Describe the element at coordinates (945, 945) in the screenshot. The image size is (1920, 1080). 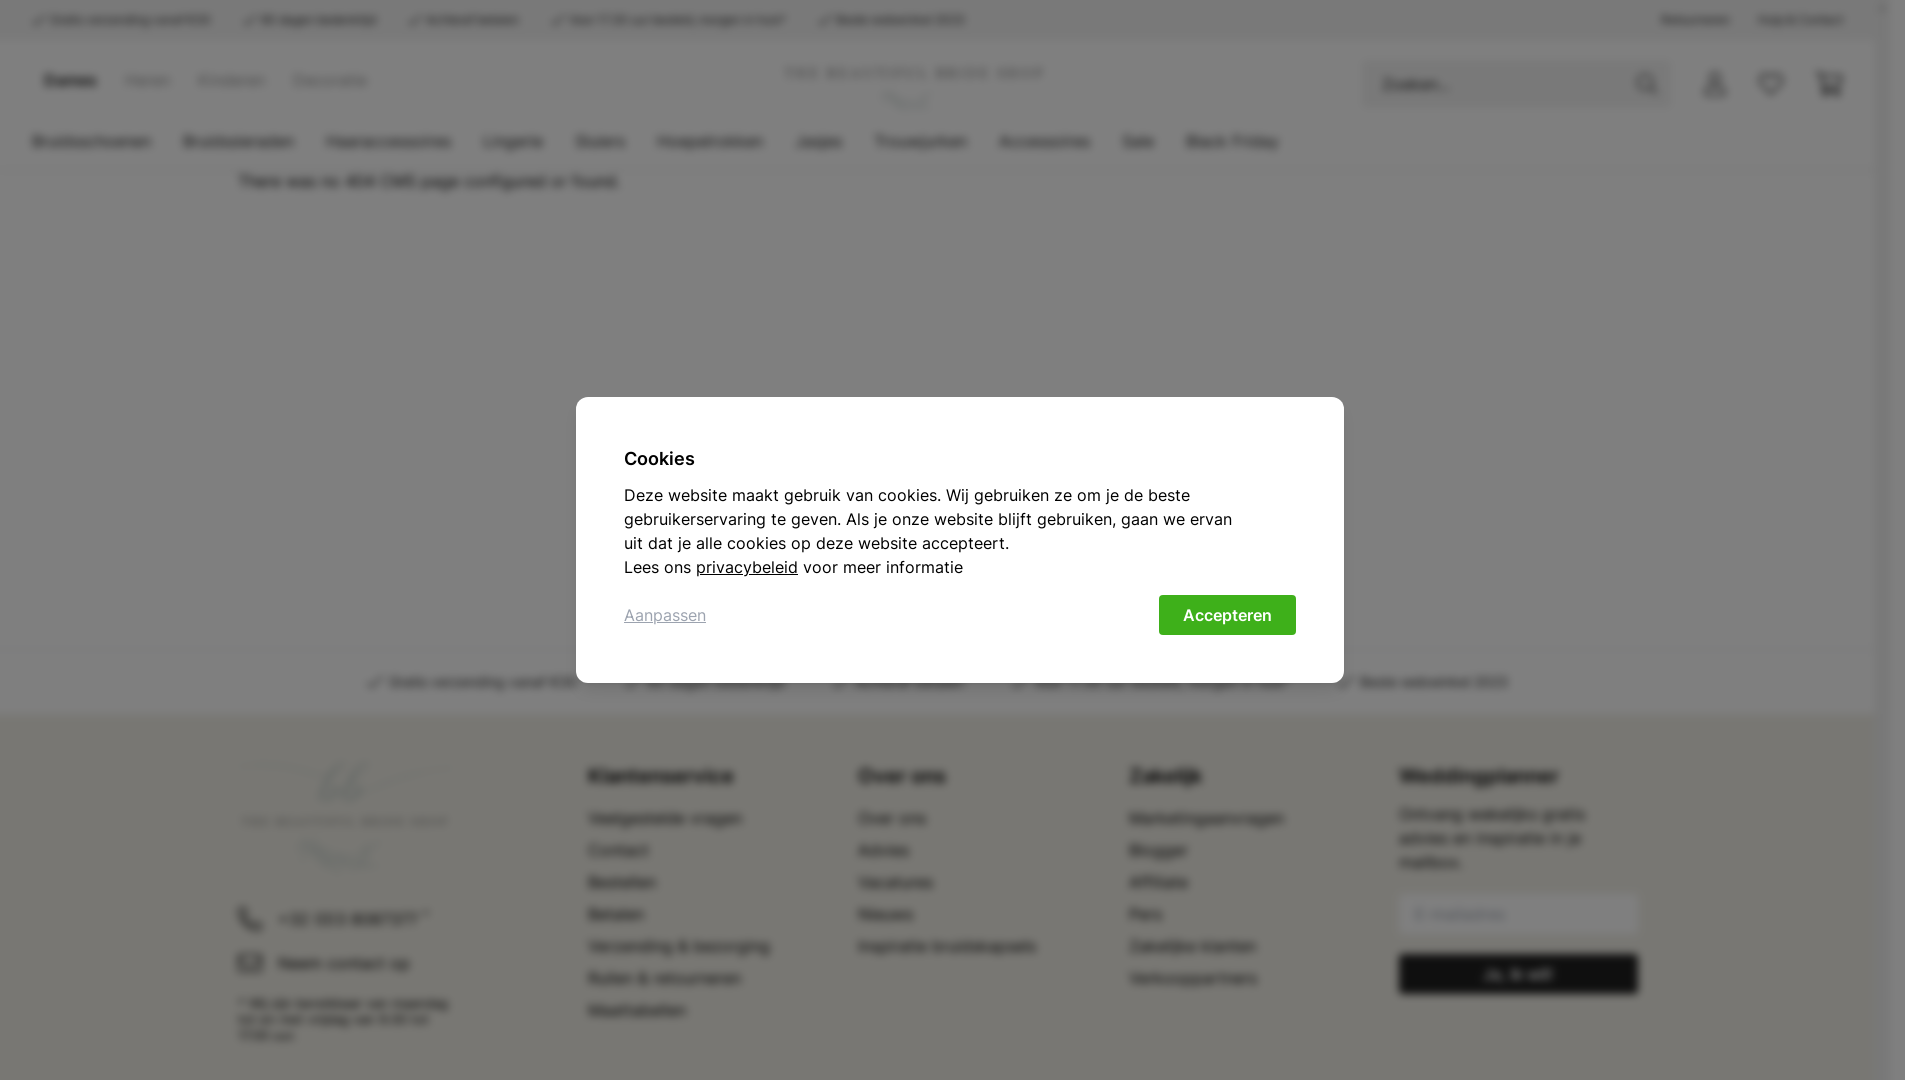
I see `'Inspiratie bruidskapsels'` at that location.